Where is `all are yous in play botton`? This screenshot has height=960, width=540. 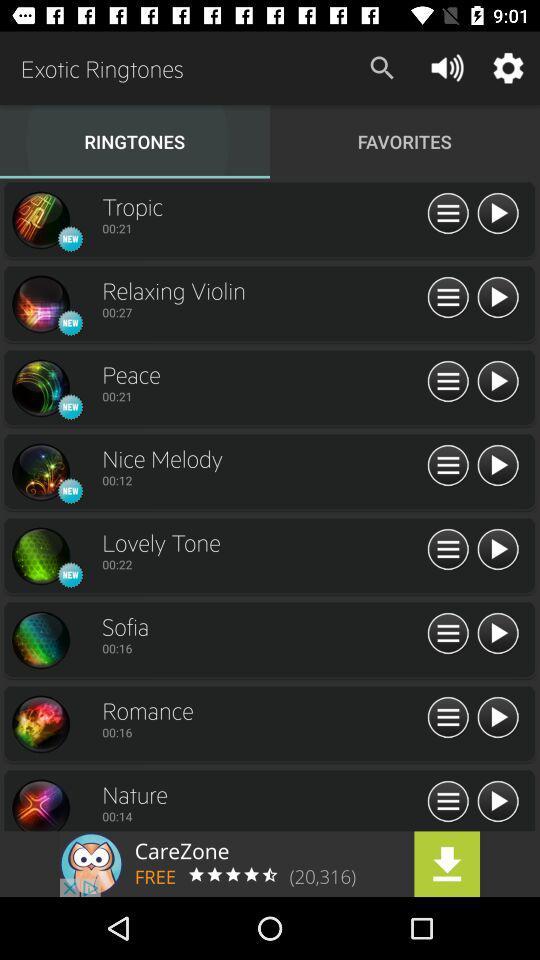 all are yous in play botton is located at coordinates (496, 550).